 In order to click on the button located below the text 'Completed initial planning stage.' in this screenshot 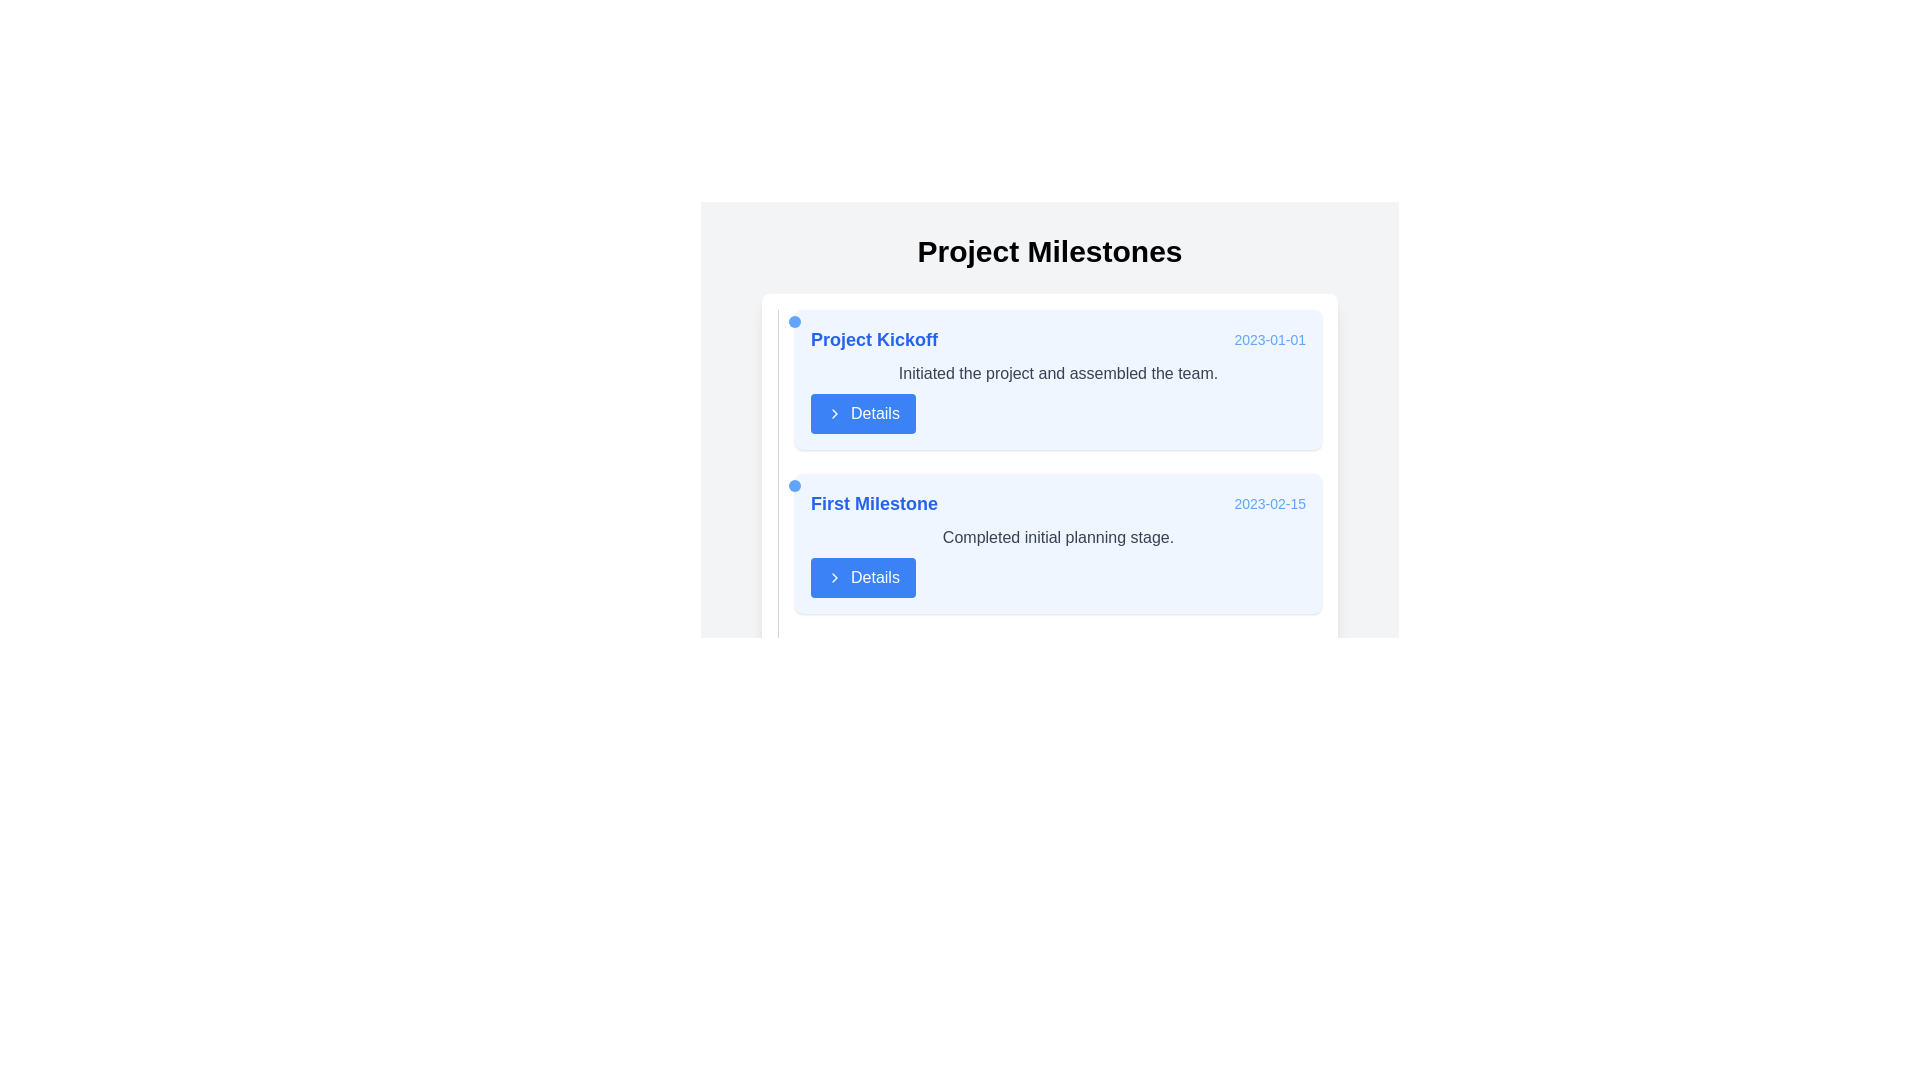, I will do `click(863, 578)`.